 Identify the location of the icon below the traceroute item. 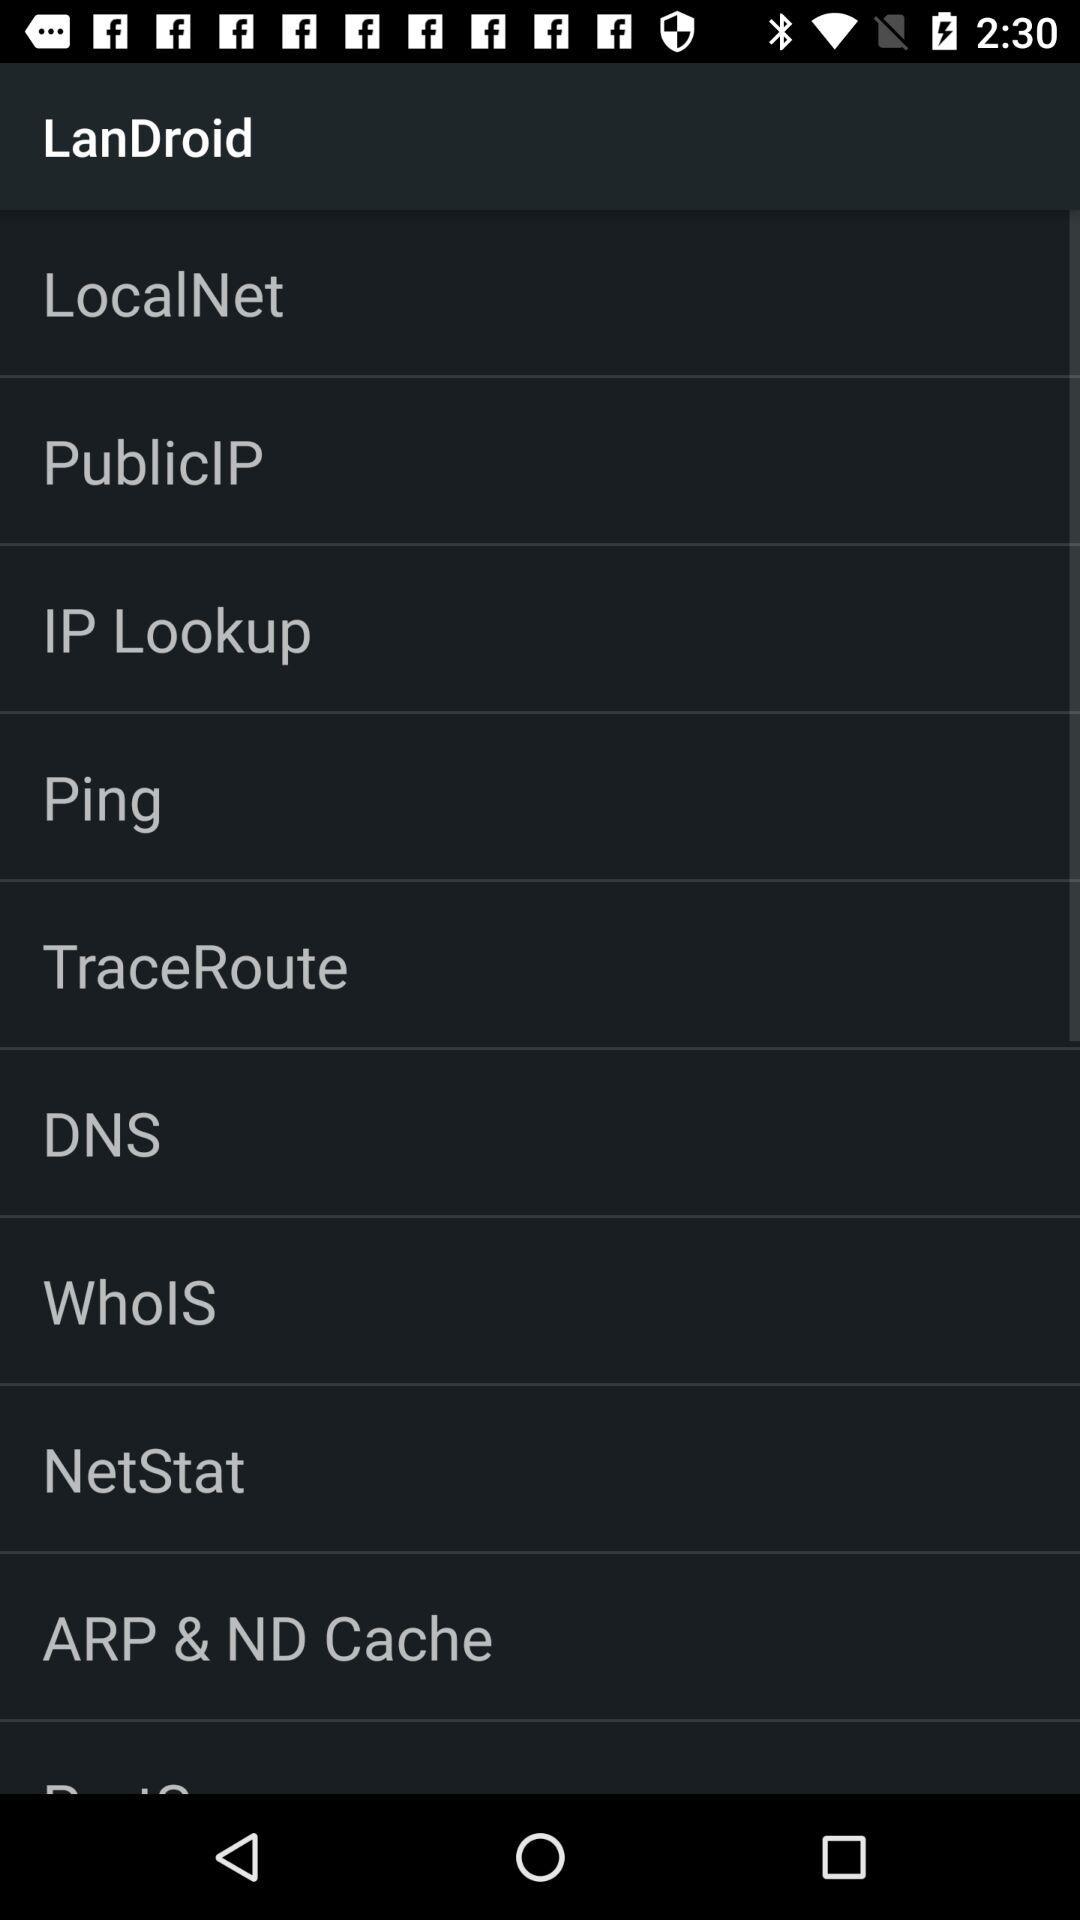
(101, 1132).